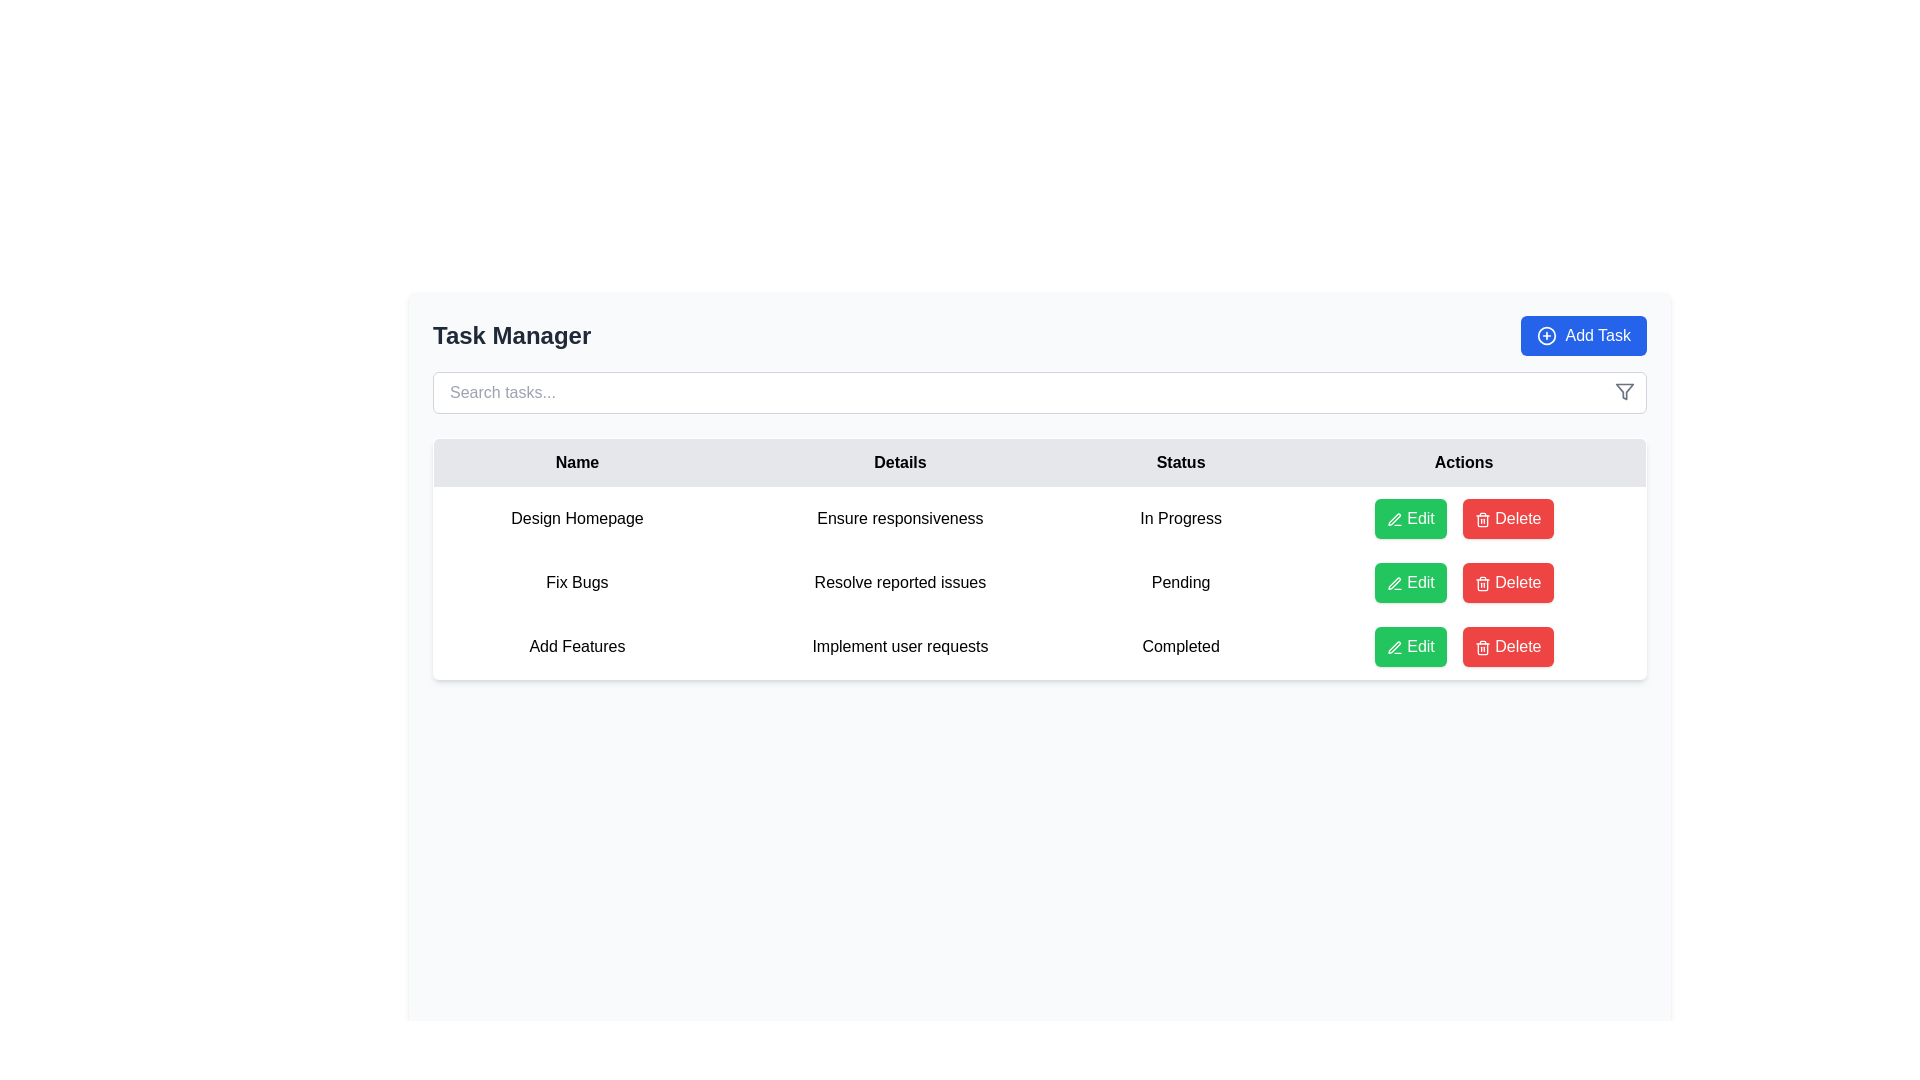  I want to click on the green 'Edit' button with a pencil icon located under the 'Actions' column in the last row of the table, so click(1409, 647).